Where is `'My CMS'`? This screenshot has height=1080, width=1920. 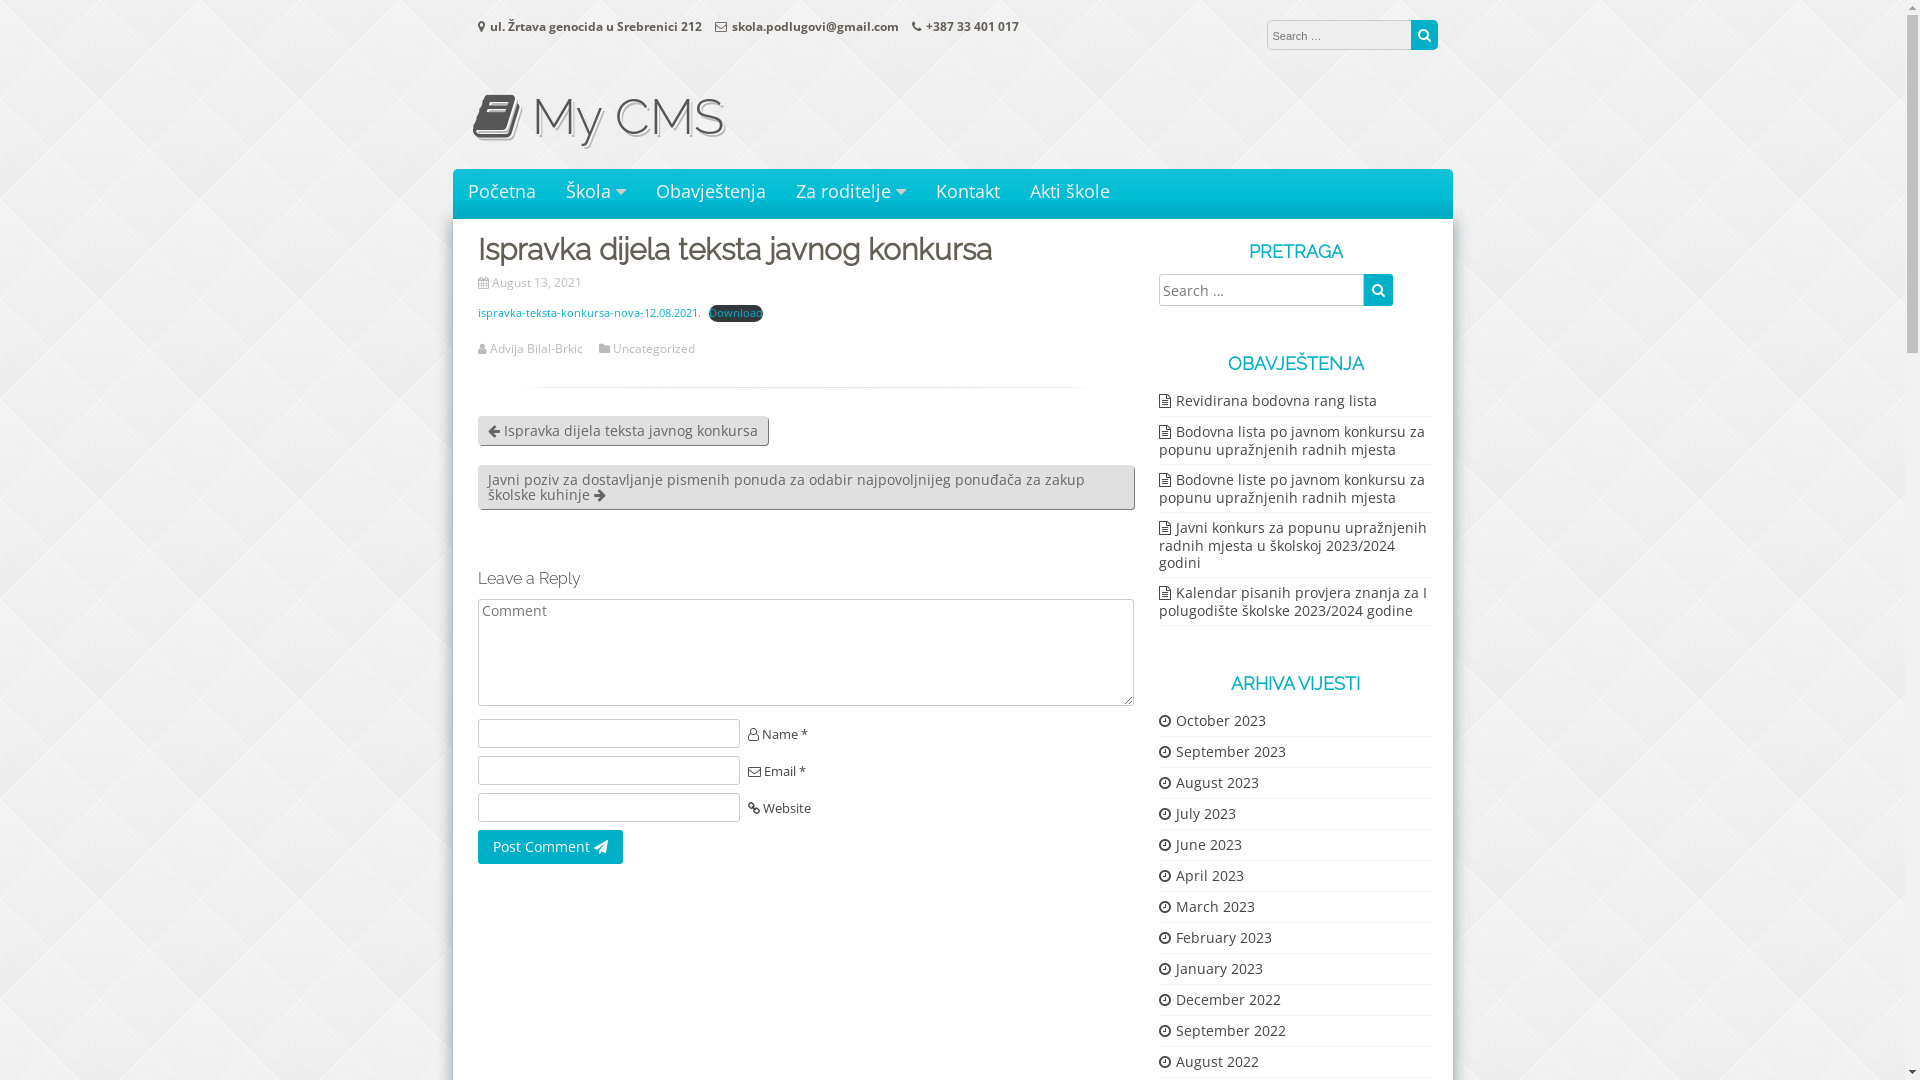
'My CMS' is located at coordinates (470, 116).